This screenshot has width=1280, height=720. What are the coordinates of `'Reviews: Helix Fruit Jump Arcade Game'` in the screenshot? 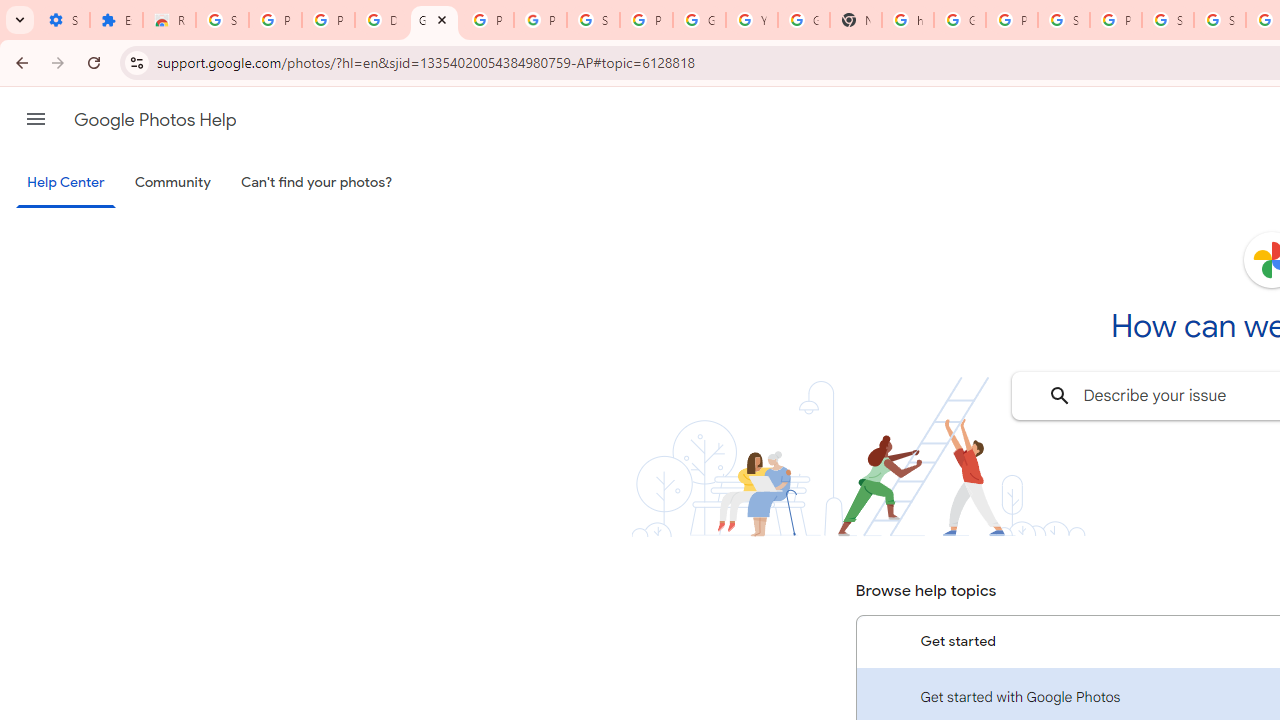 It's located at (169, 20).